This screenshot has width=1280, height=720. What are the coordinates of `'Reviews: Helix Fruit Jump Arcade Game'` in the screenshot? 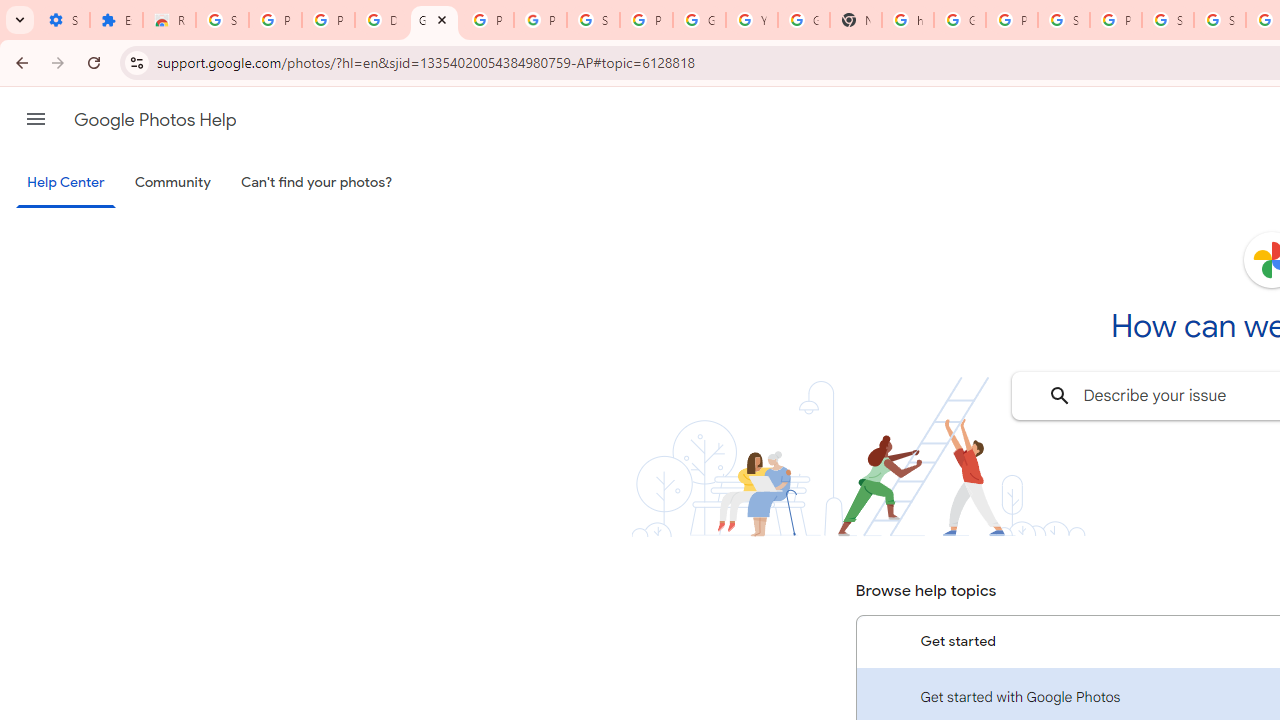 It's located at (169, 20).